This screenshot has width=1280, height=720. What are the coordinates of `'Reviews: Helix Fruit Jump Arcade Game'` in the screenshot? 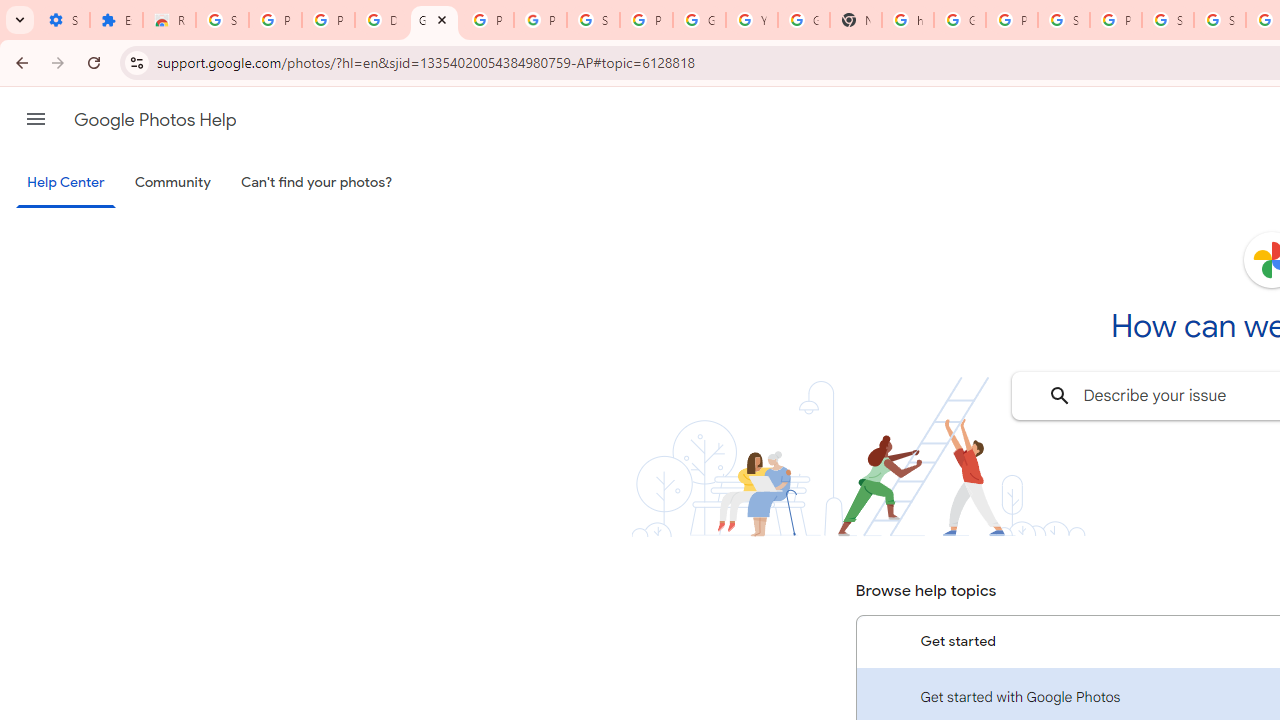 It's located at (169, 20).